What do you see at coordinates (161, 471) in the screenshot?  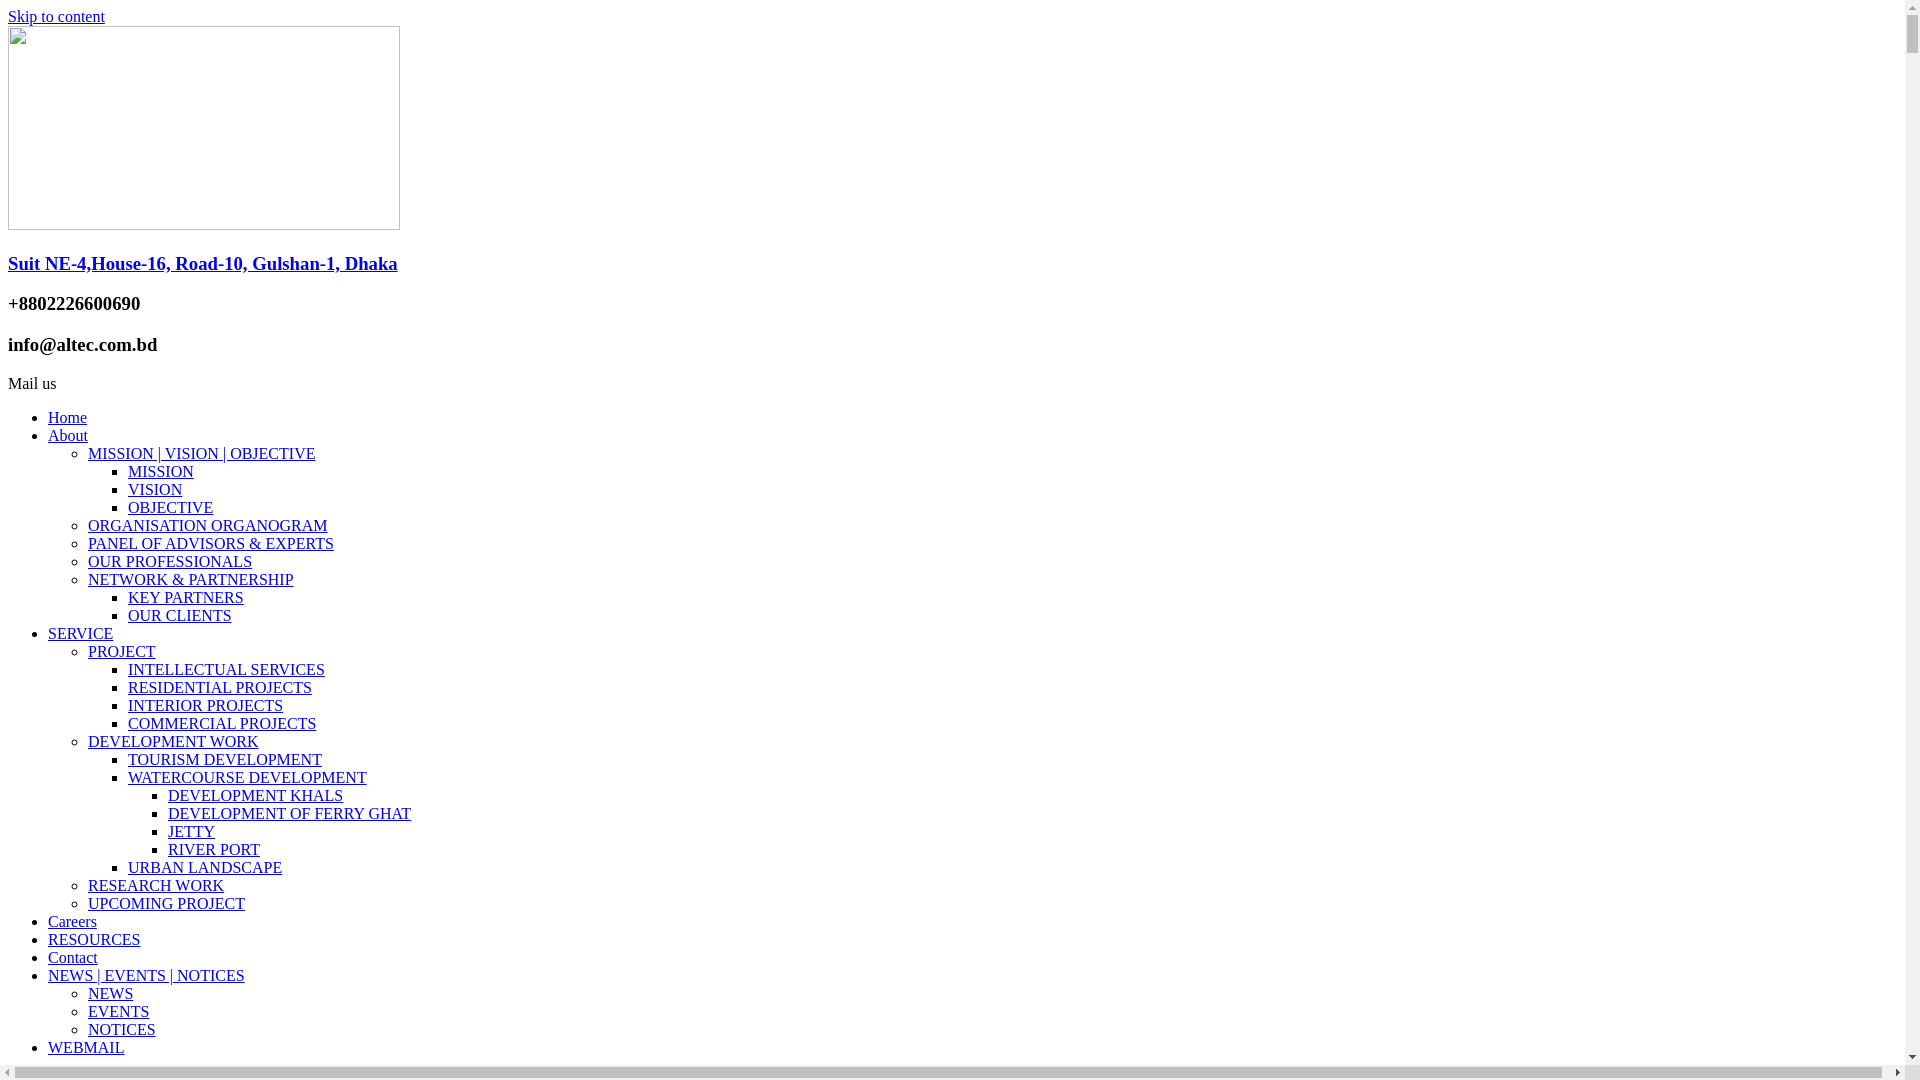 I see `'MISSION'` at bounding box center [161, 471].